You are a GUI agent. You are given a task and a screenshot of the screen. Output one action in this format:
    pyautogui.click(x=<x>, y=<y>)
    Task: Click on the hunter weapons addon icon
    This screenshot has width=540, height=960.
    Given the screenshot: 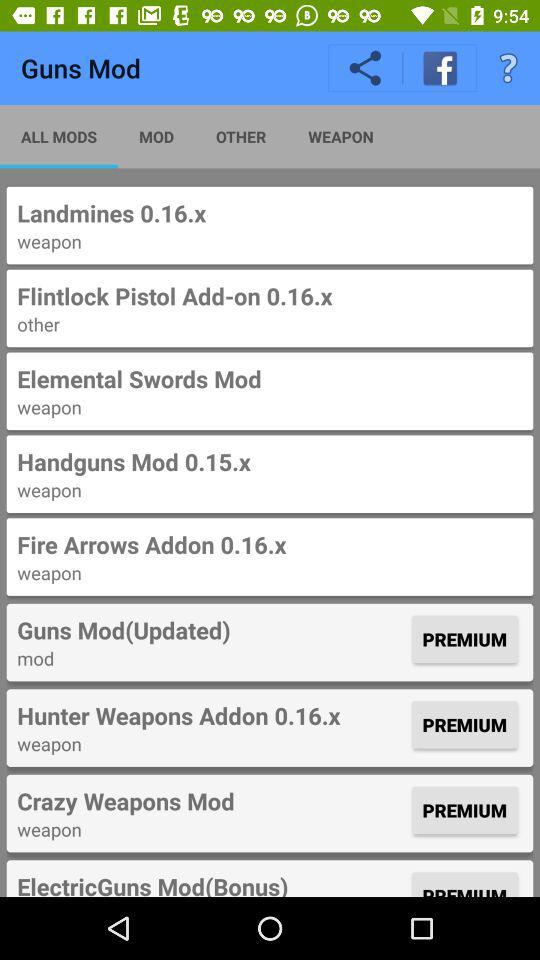 What is the action you would take?
    pyautogui.click(x=211, y=715)
    